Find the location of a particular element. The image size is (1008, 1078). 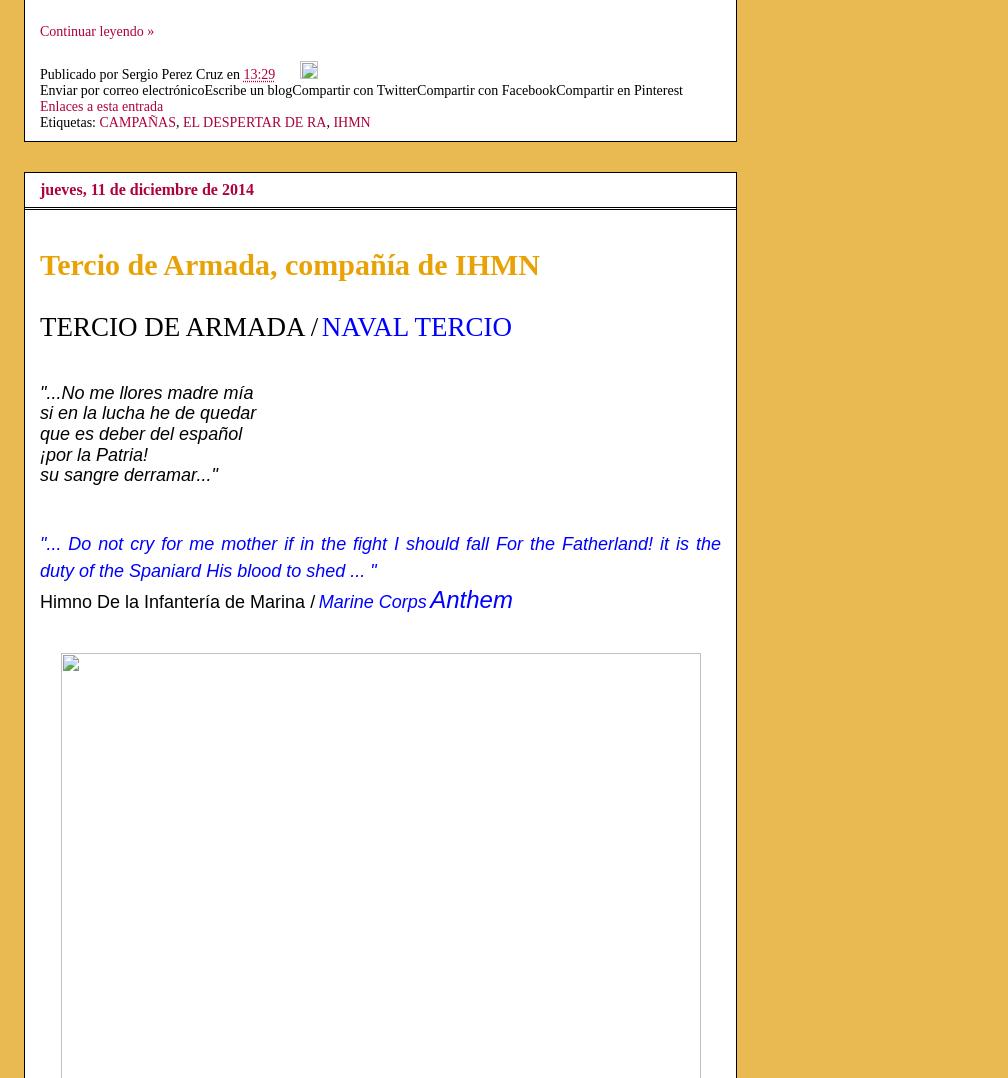

'Etiquetas:' is located at coordinates (40, 122).